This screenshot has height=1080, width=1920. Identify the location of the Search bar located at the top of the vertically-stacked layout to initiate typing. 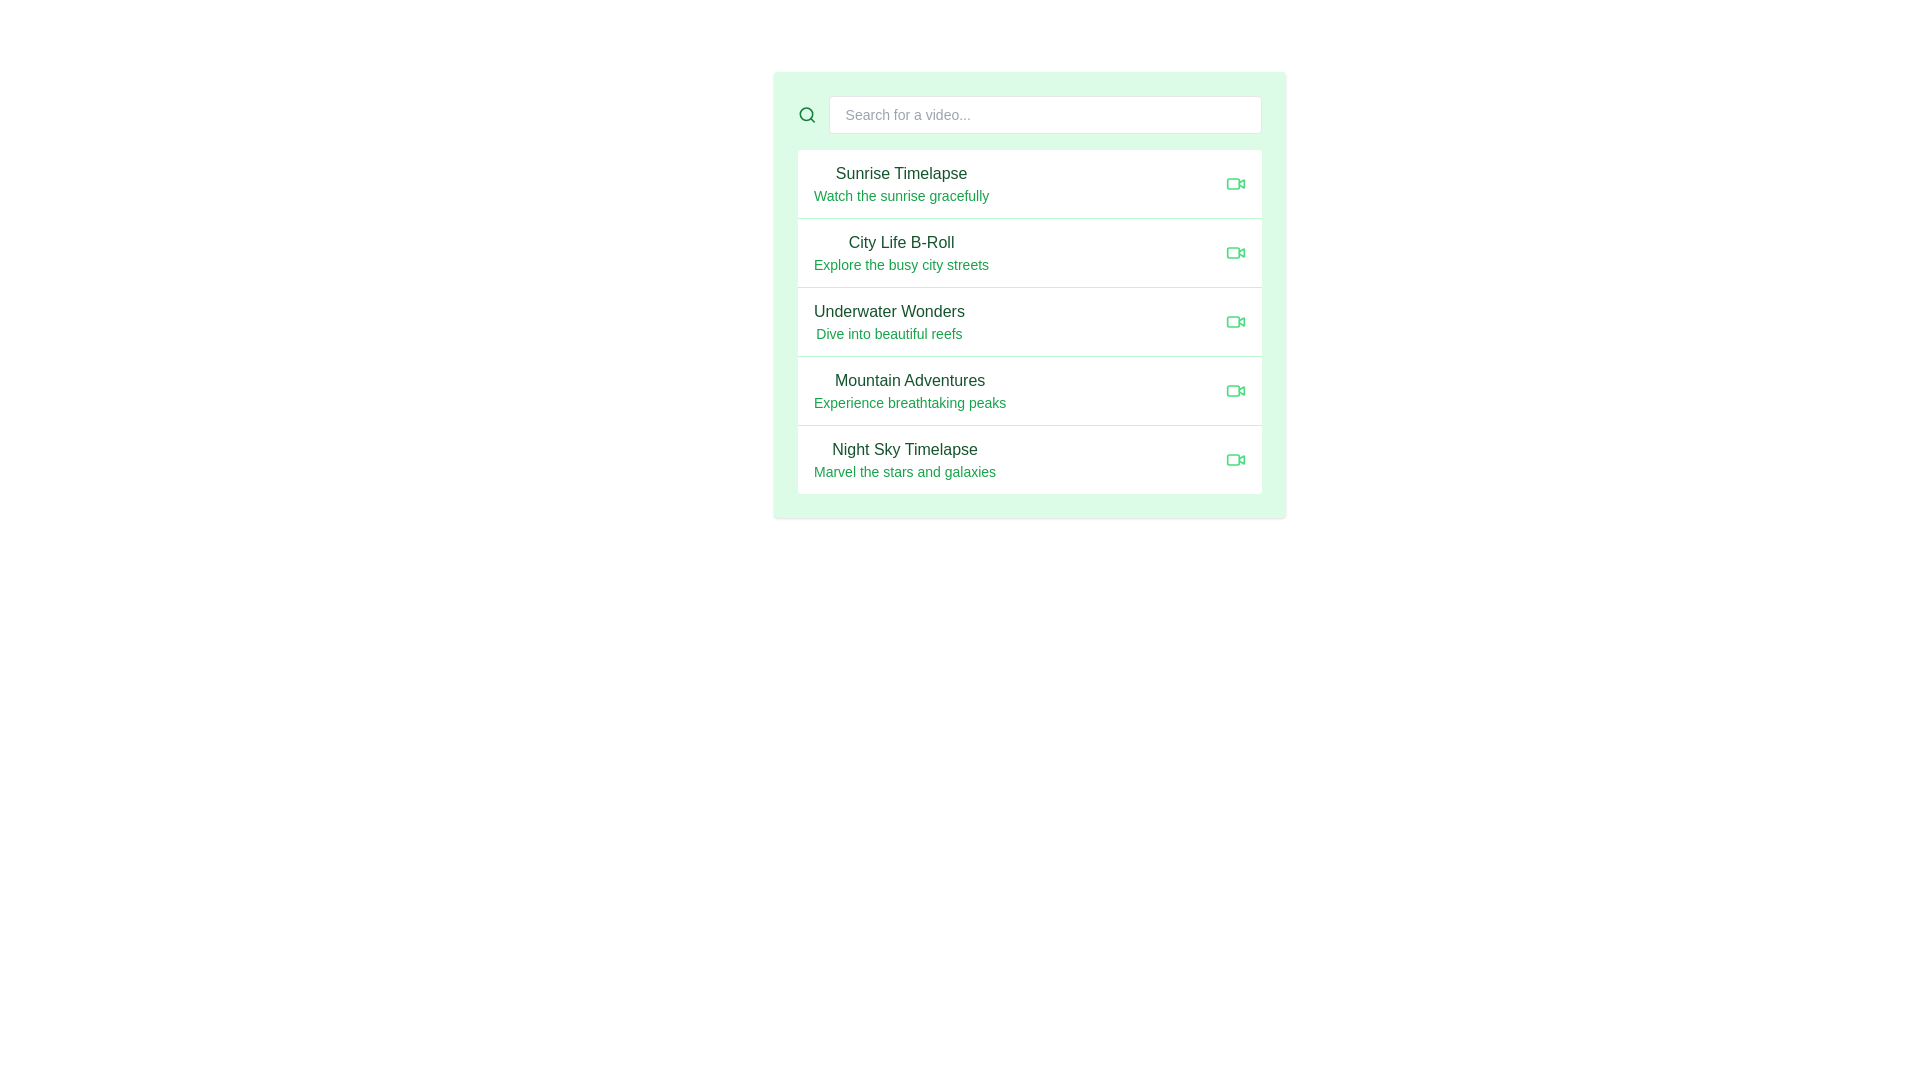
(1030, 115).